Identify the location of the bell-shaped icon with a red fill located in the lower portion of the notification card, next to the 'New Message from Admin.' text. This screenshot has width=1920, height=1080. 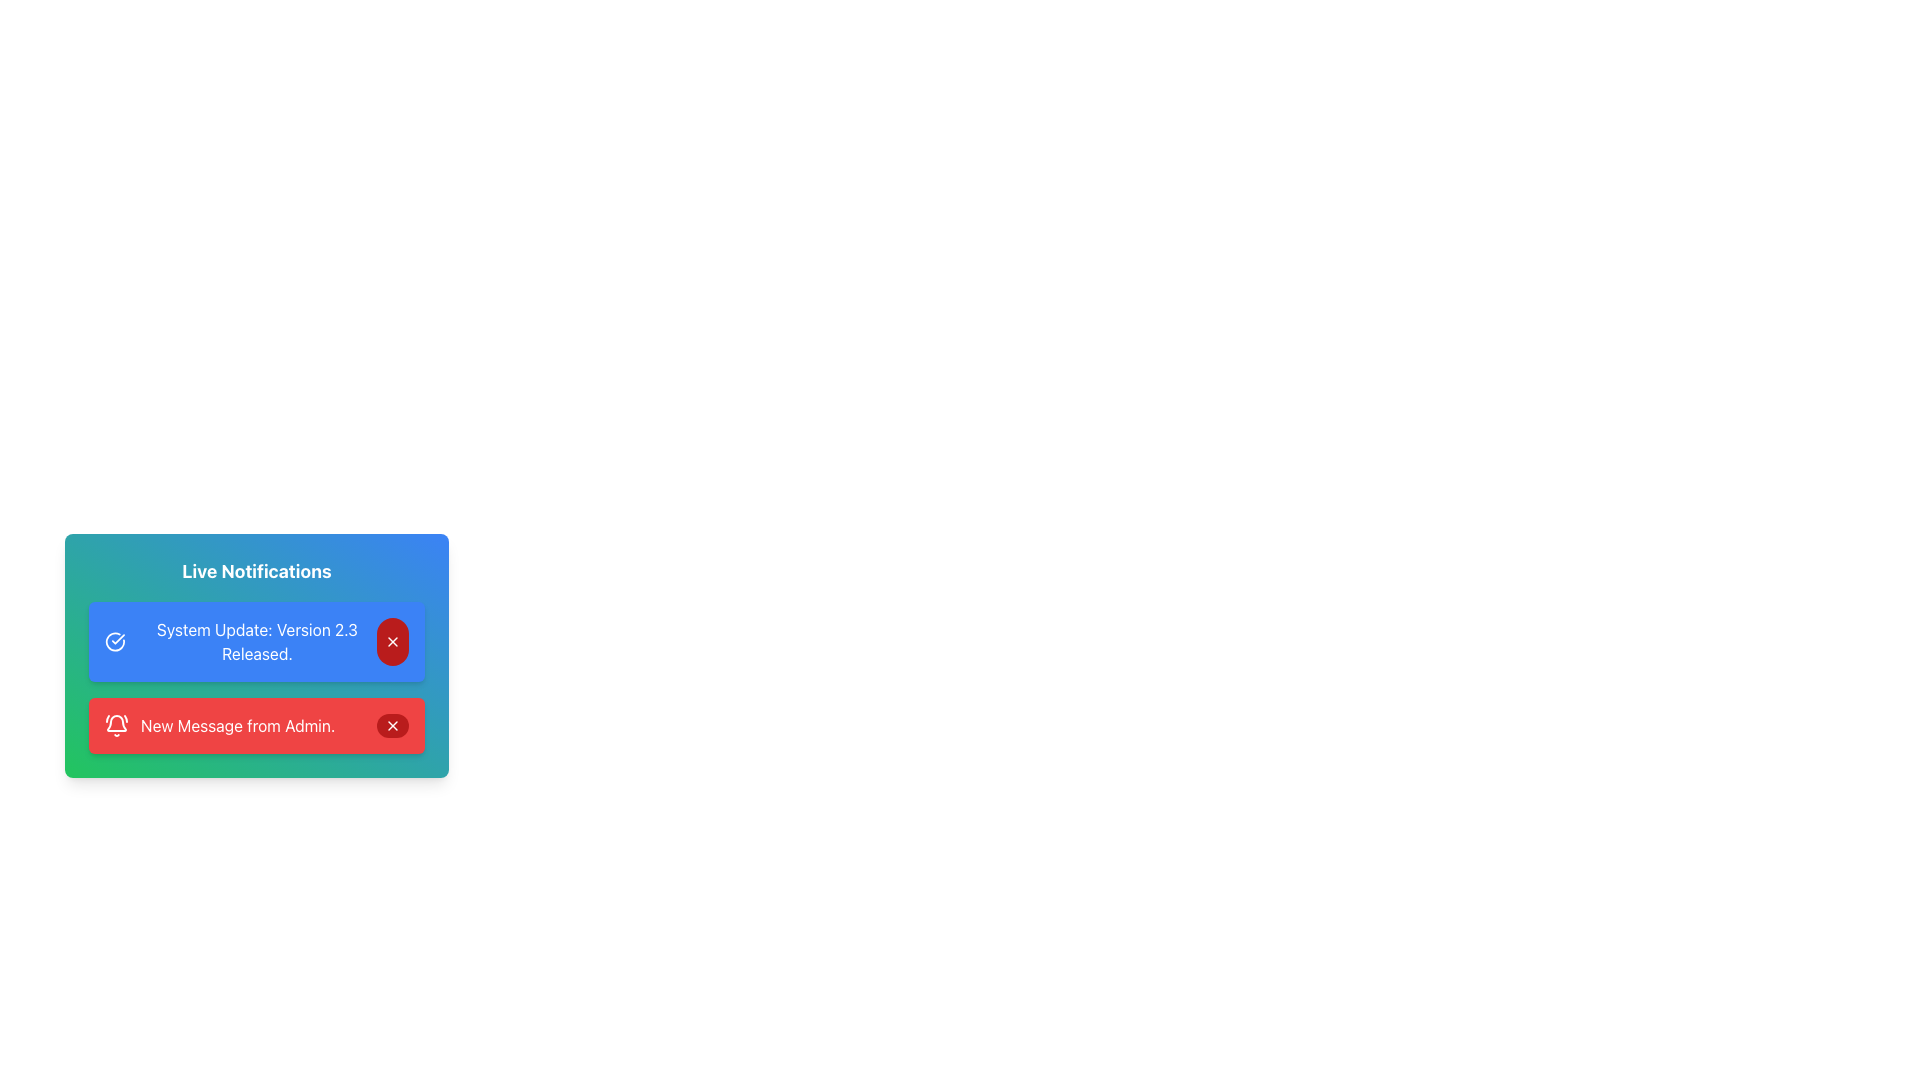
(115, 723).